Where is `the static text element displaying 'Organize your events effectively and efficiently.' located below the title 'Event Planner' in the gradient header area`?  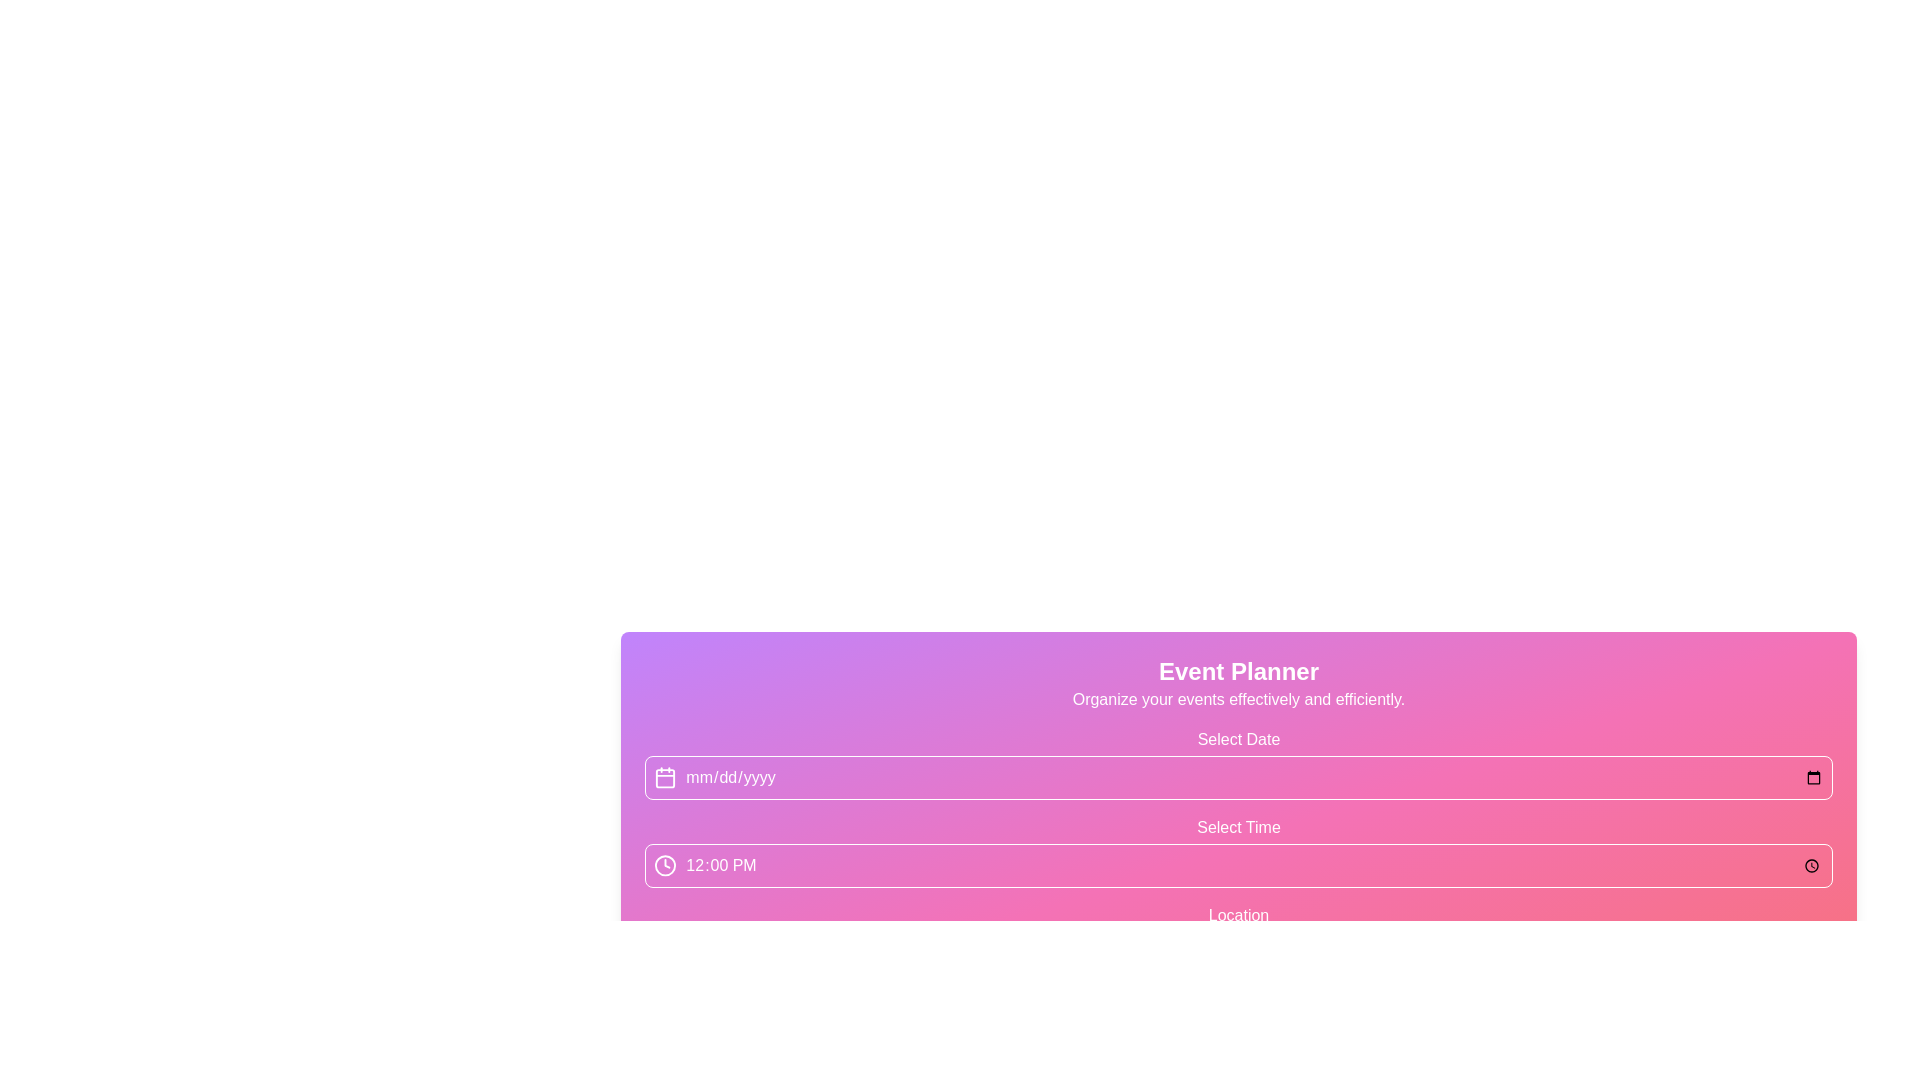 the static text element displaying 'Organize your events effectively and efficiently.' located below the title 'Event Planner' in the gradient header area is located at coordinates (1237, 698).